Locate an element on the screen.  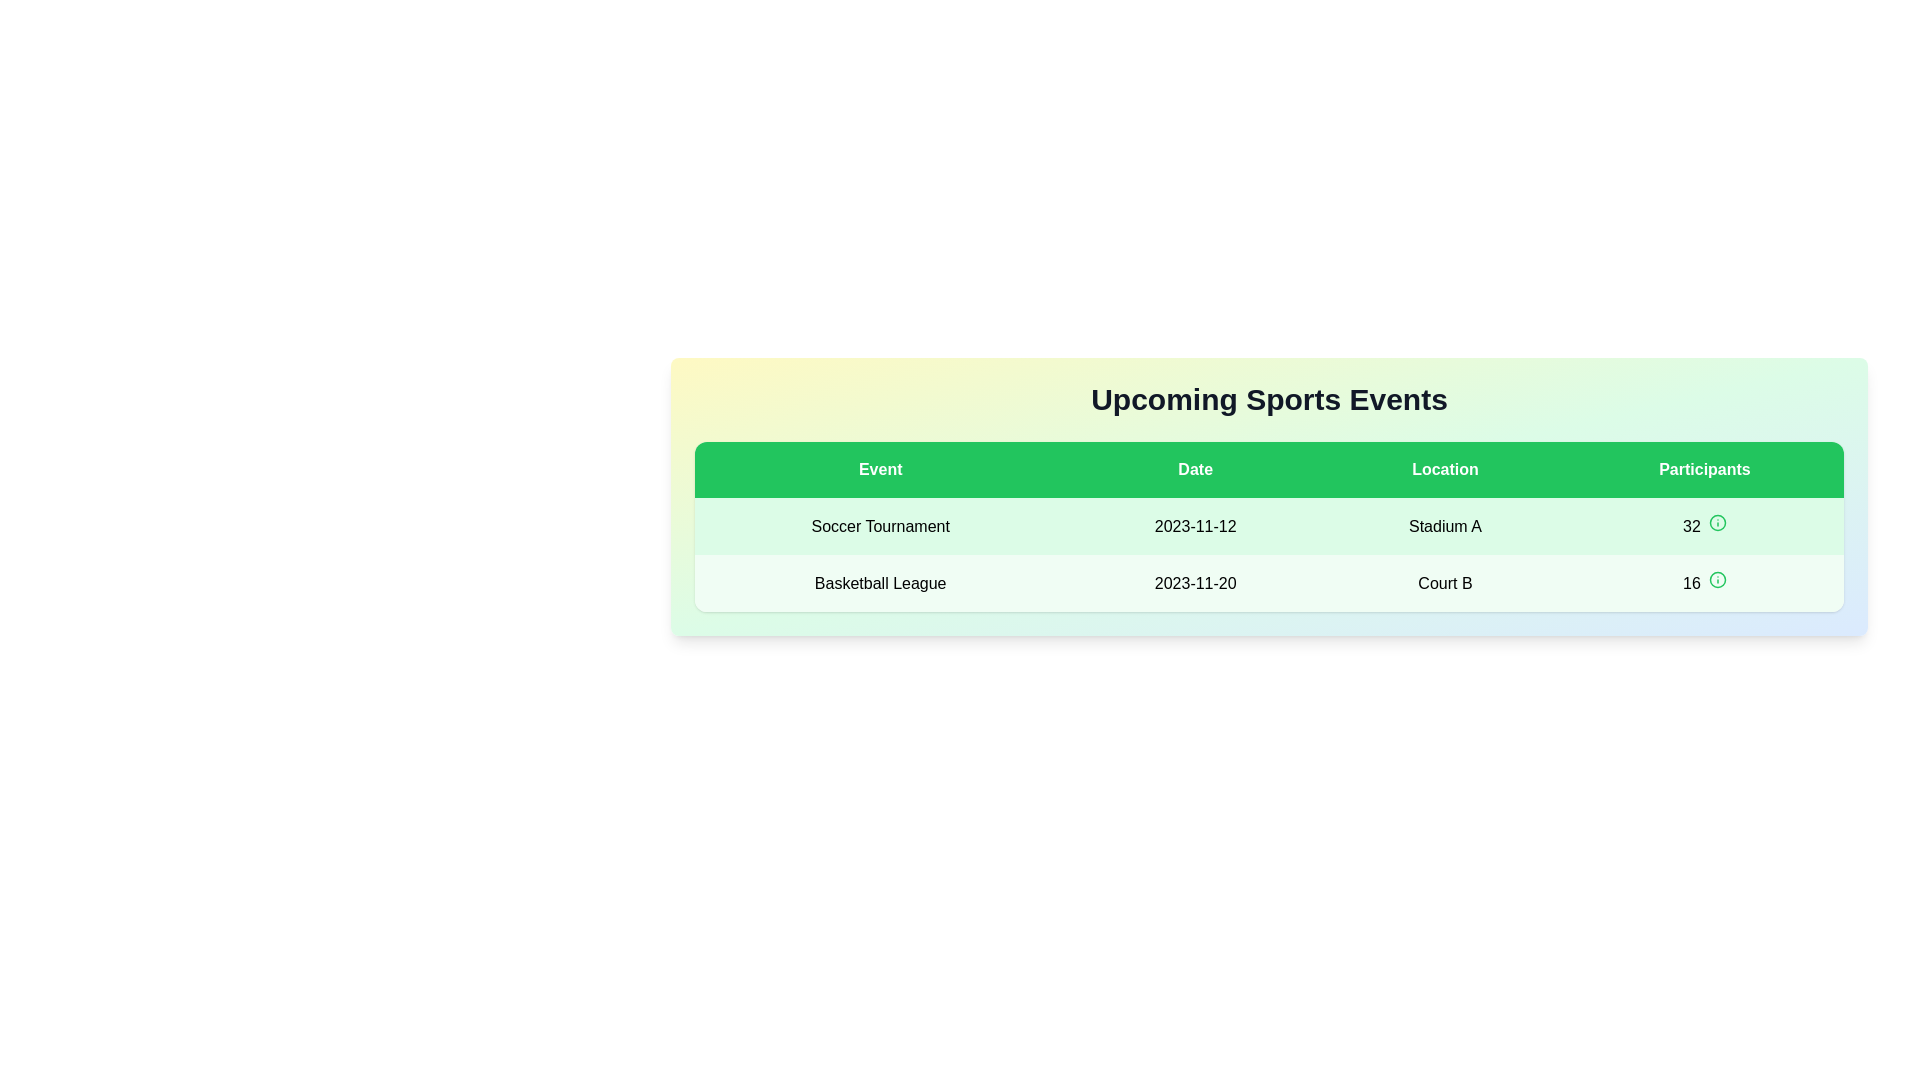
the status of the informational indicator icon associated with the participant count for the 'Soccer Tournament' event, located in the 'Participants' column of the first row in the 'Upcoming Sports Events' table is located at coordinates (1716, 522).